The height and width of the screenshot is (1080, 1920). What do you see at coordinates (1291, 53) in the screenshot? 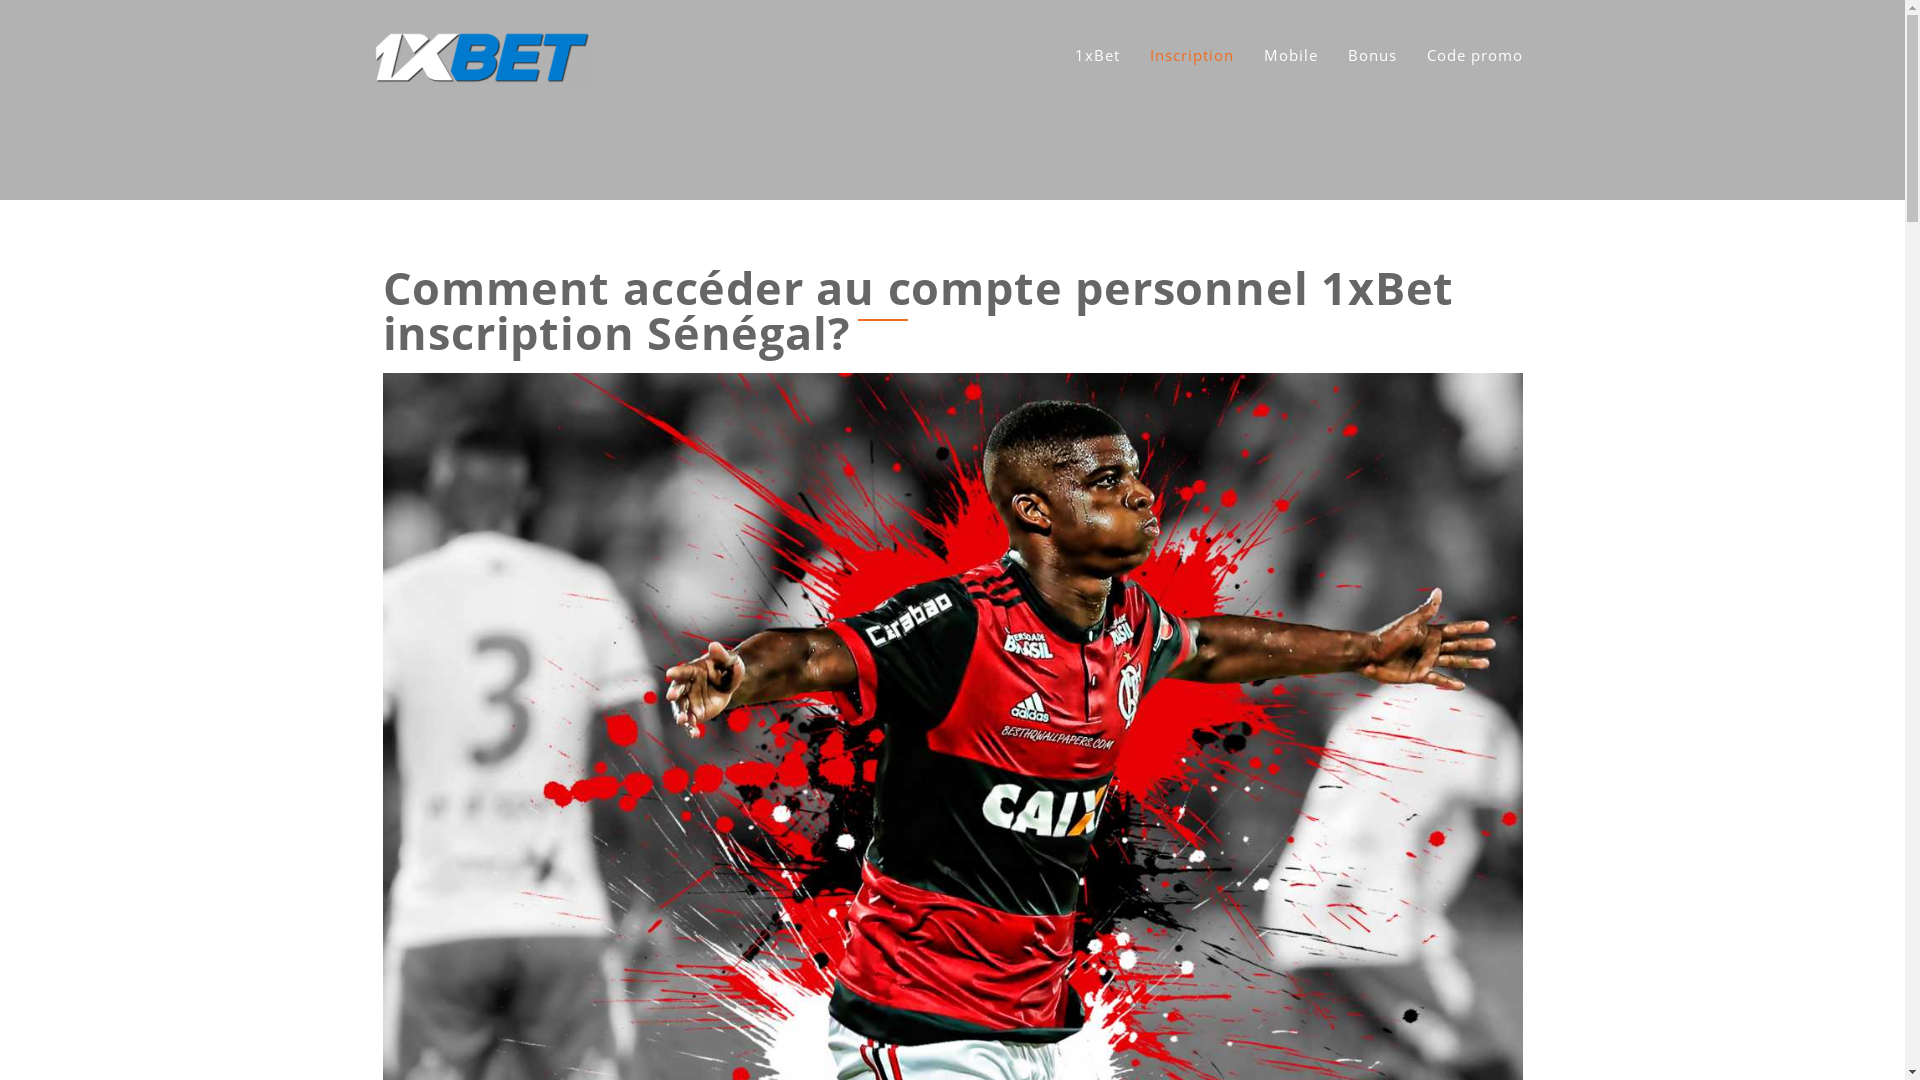
I see `'Mobile'` at bounding box center [1291, 53].